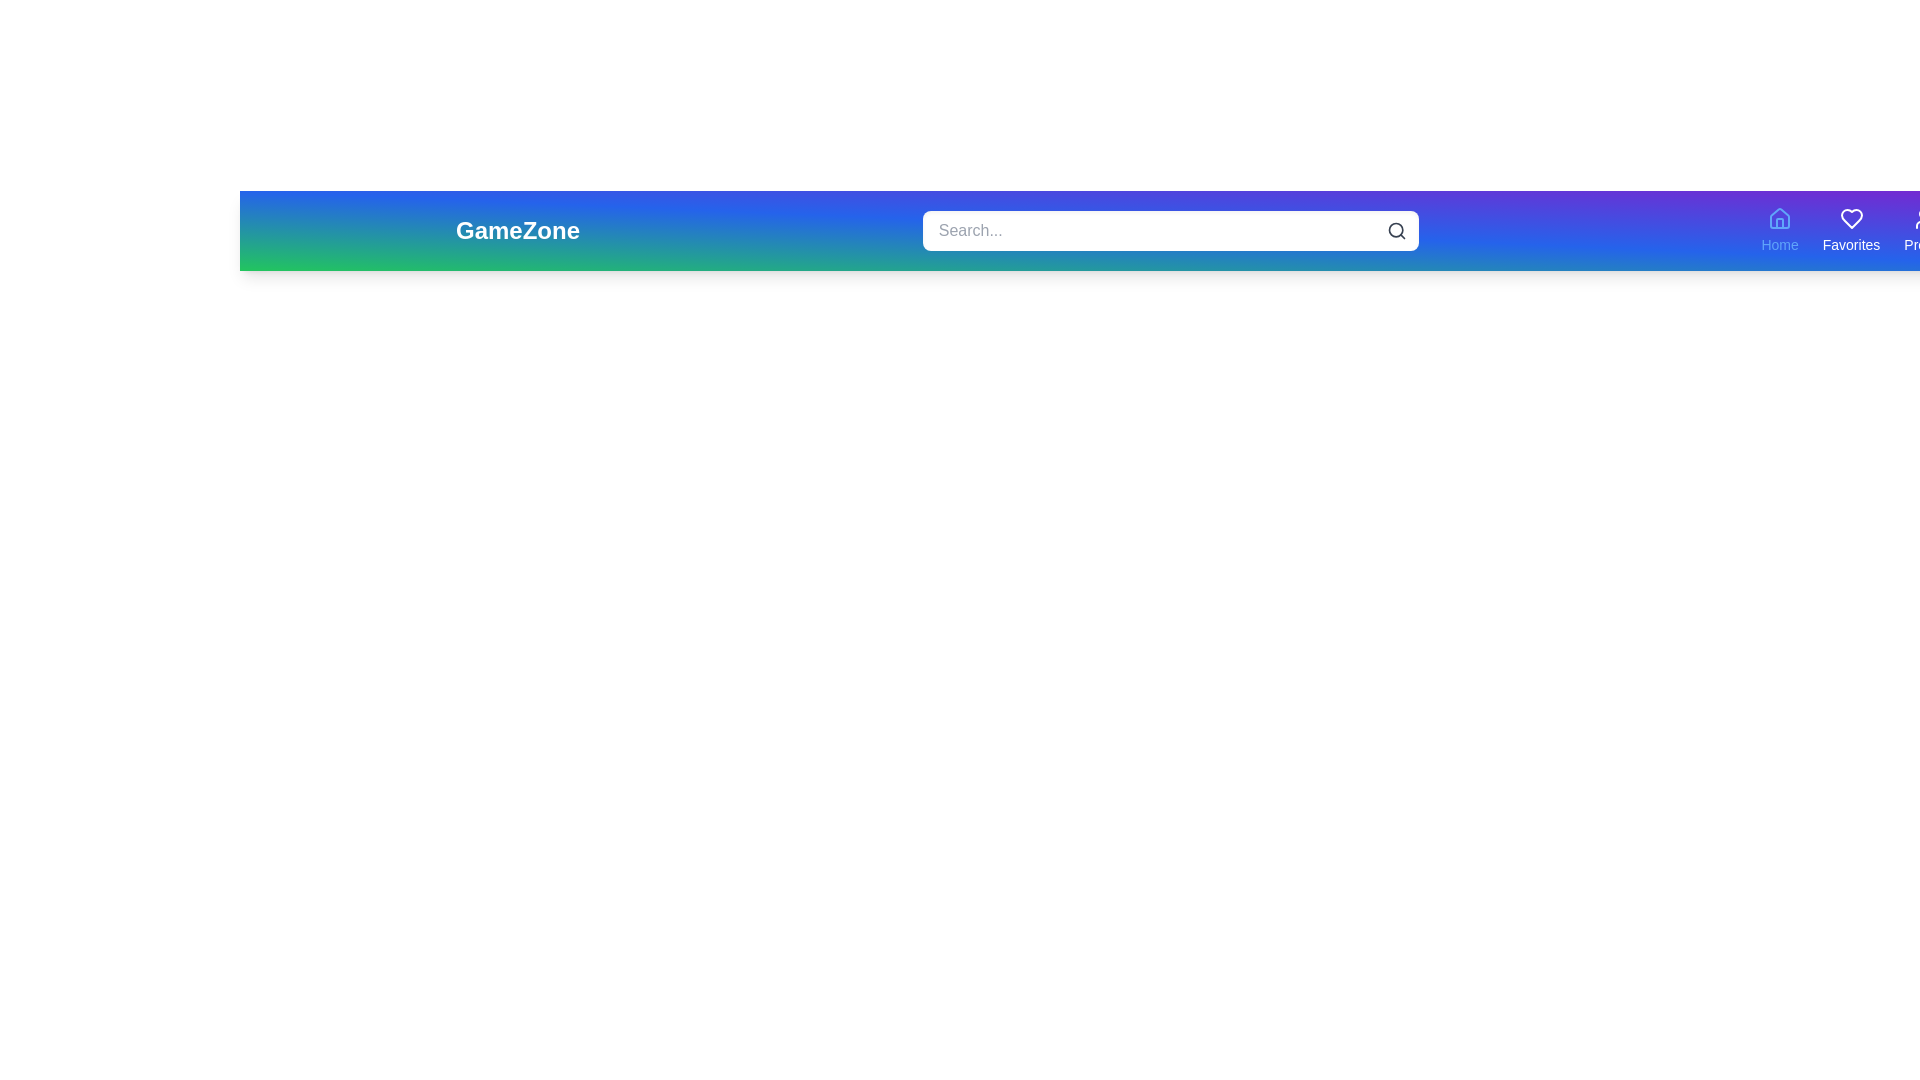 This screenshot has width=1920, height=1080. I want to click on the 'GameZone' logo to return to the homepage, so click(518, 230).